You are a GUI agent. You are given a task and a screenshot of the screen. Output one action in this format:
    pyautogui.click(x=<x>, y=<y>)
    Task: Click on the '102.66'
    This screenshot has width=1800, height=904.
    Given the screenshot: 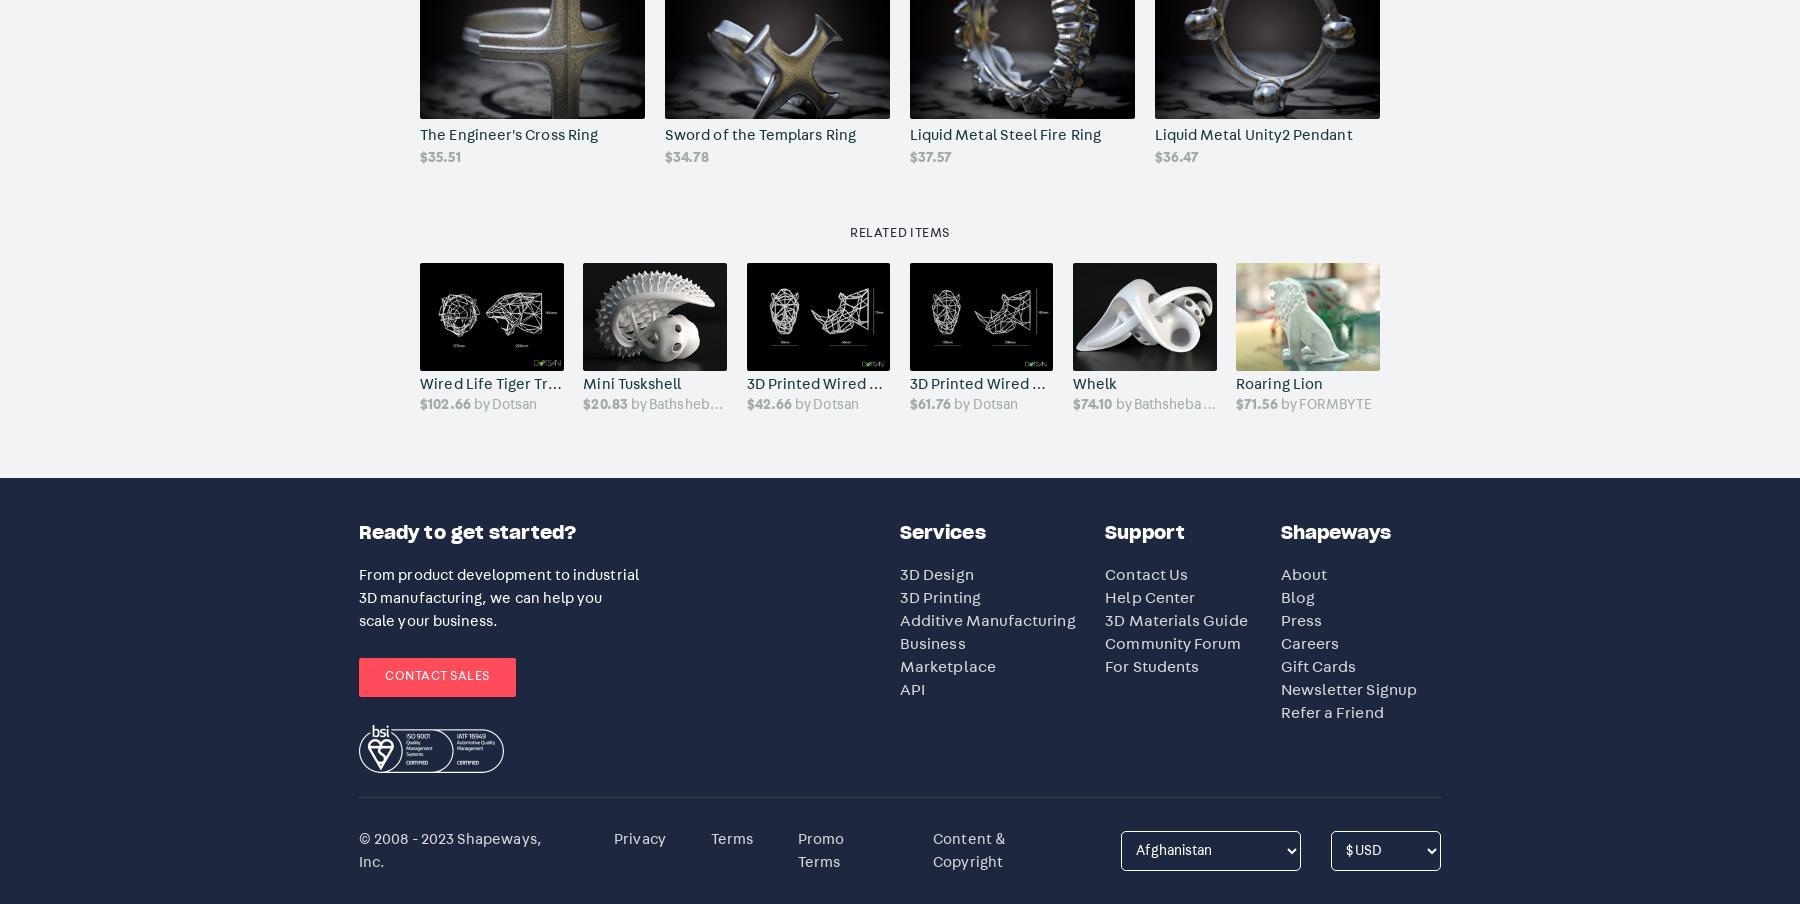 What is the action you would take?
    pyautogui.click(x=428, y=404)
    